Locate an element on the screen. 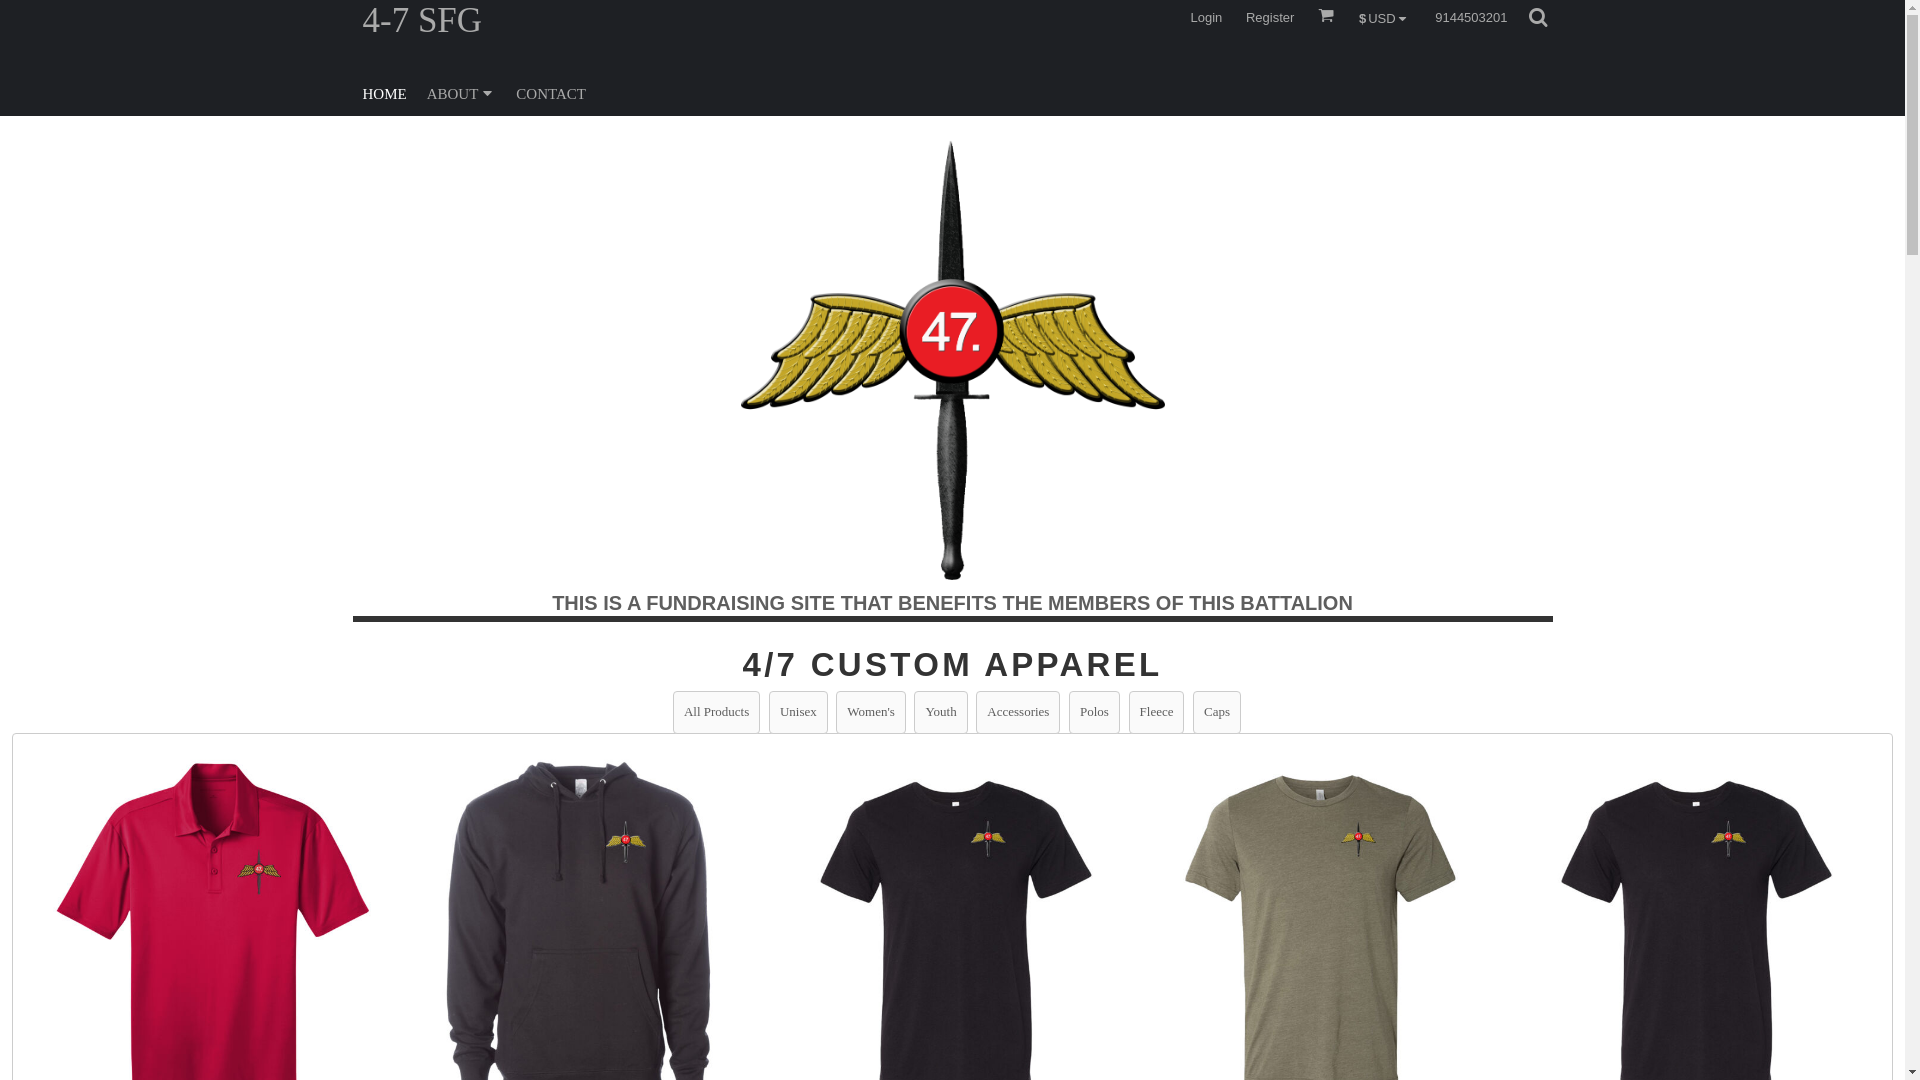 The image size is (1920, 1080). 'HOME' is located at coordinates (384, 92).